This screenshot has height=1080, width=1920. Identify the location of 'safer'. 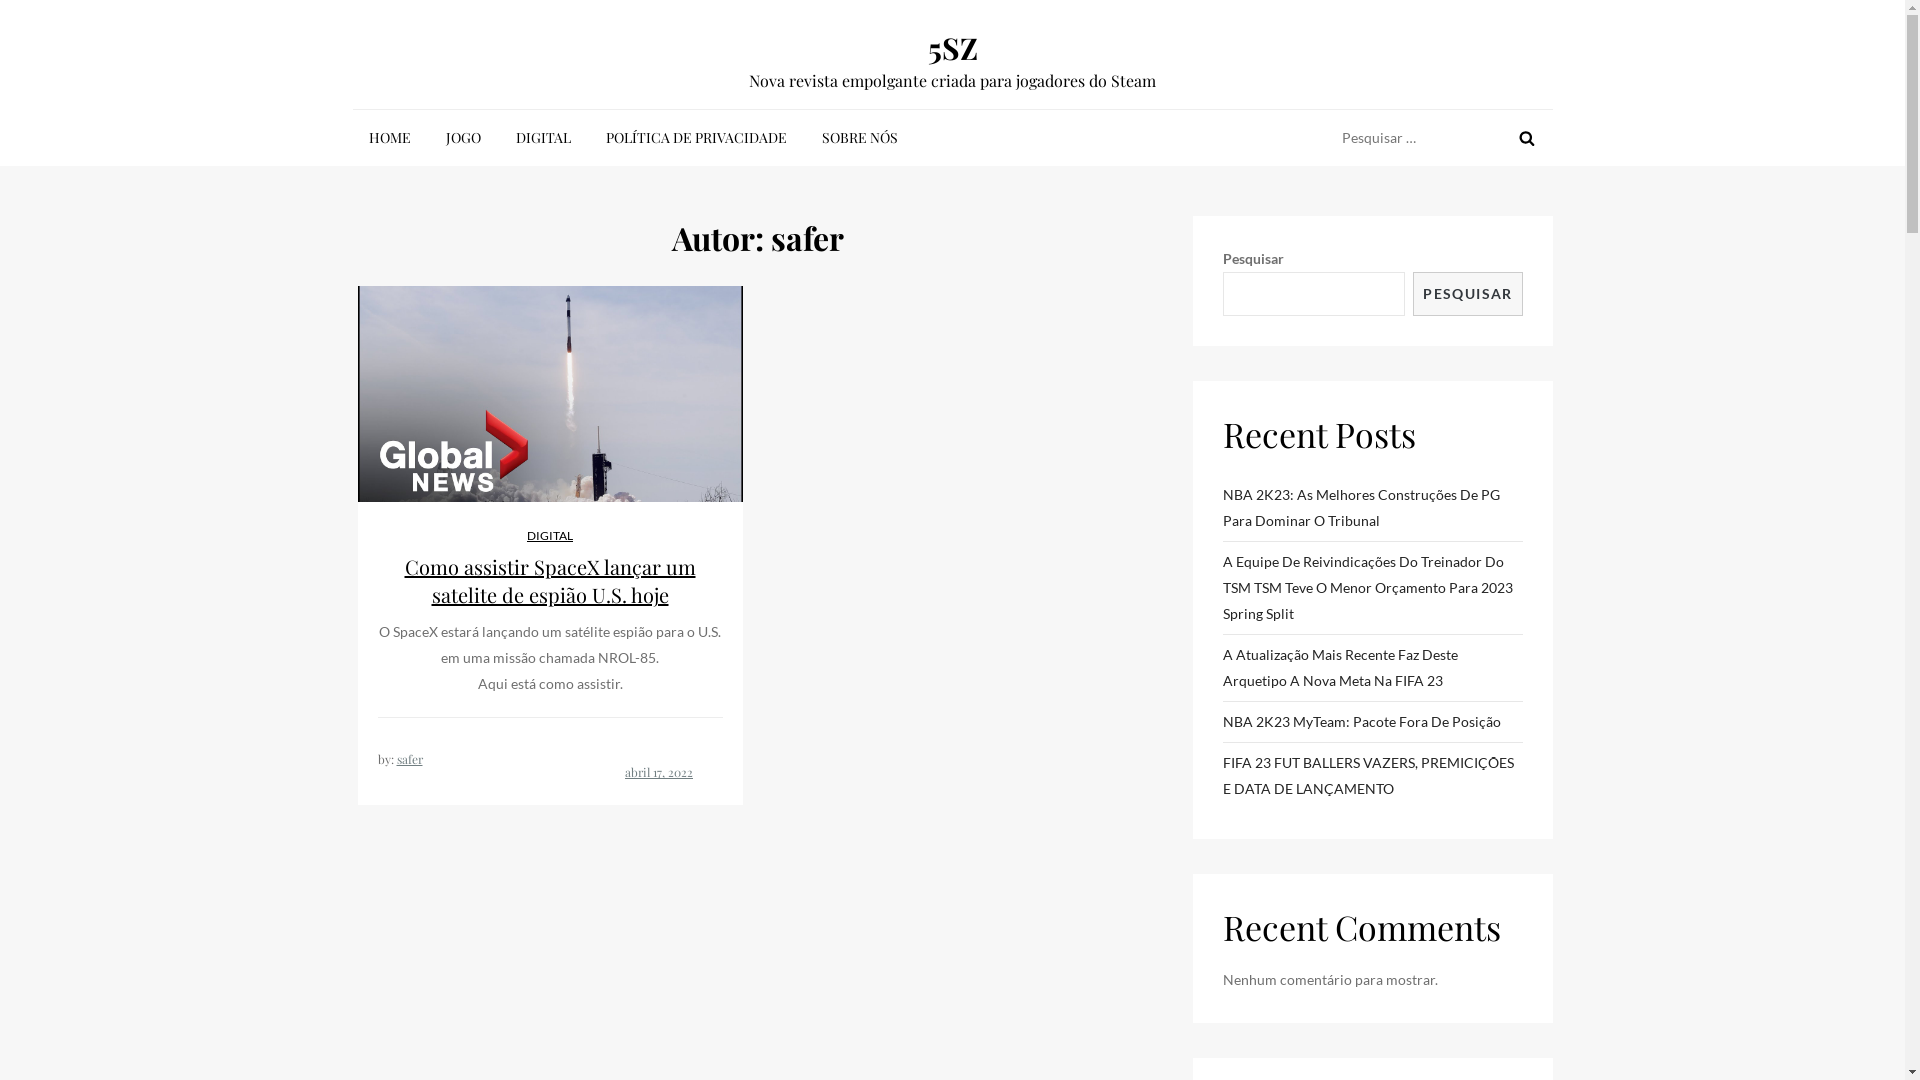
(407, 759).